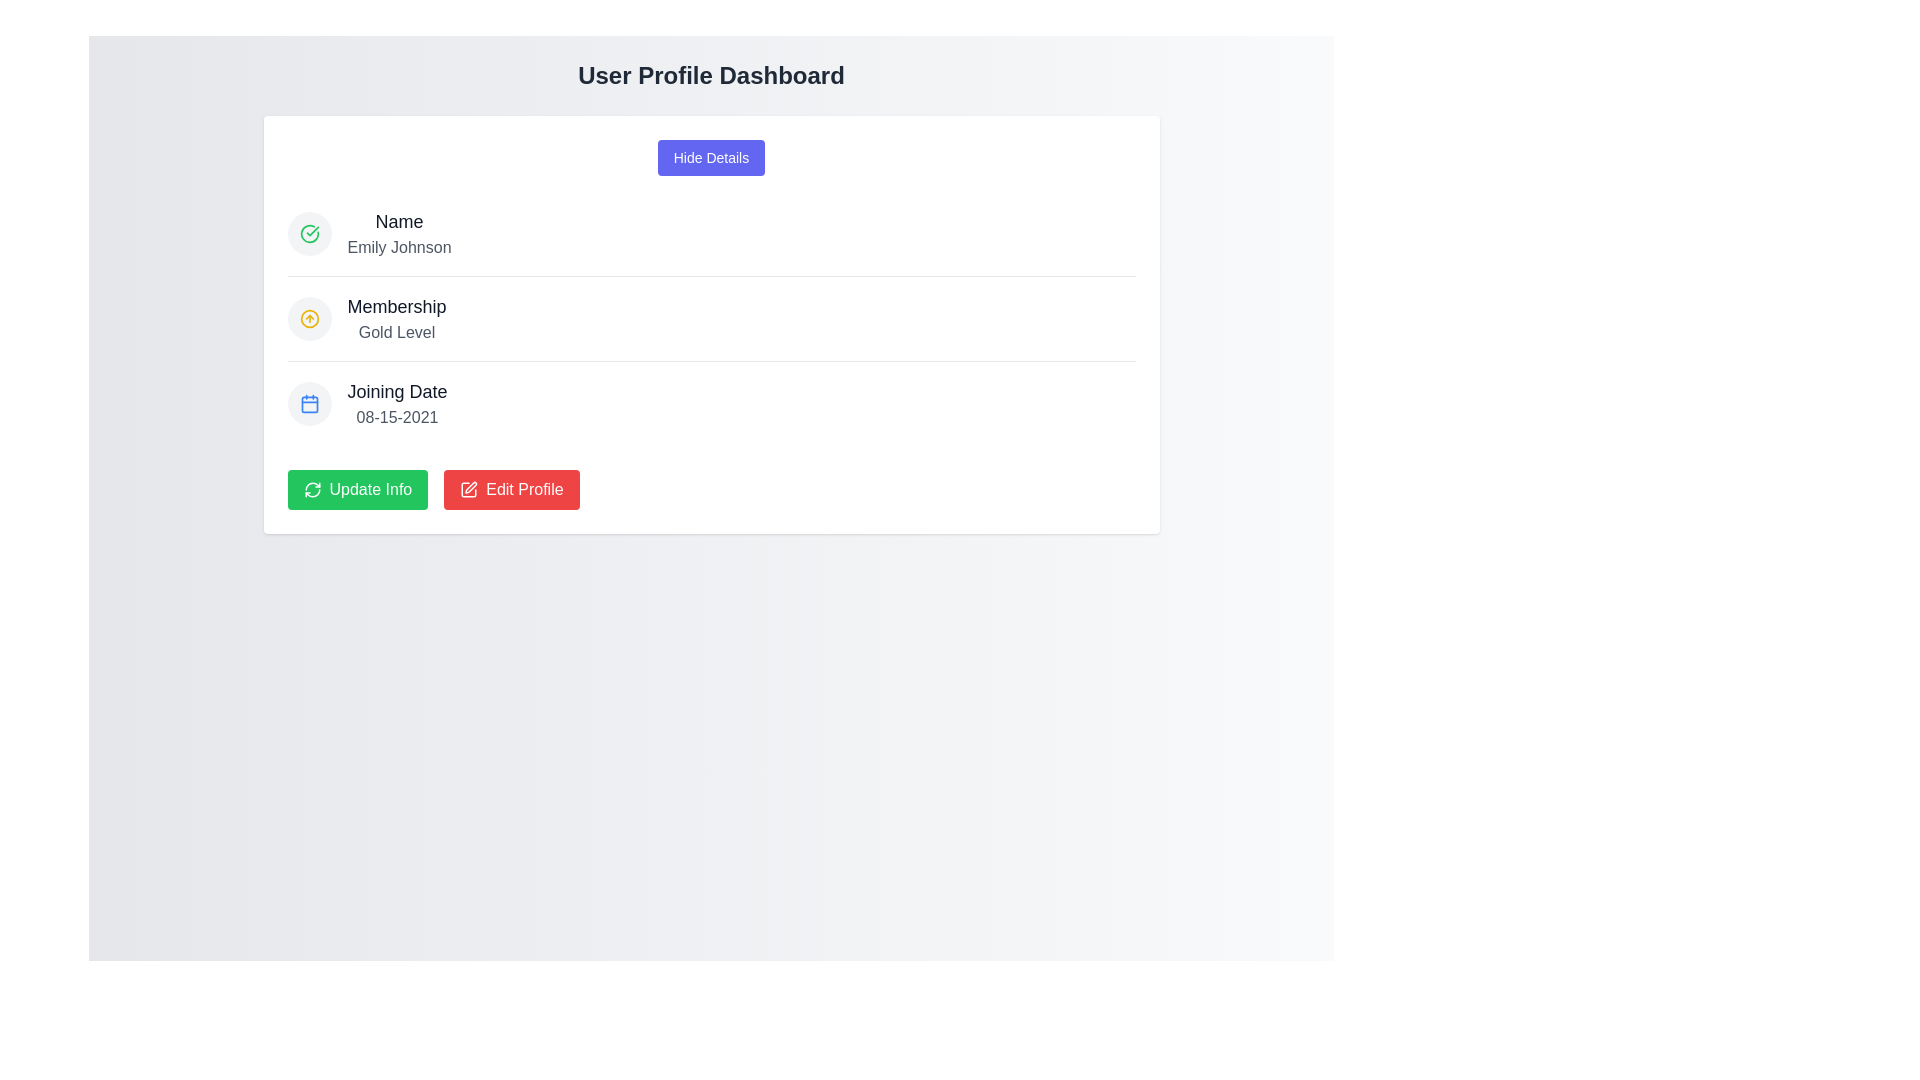  I want to click on the text display pair labeled 'Name' that shows the value 'Emily Johnson', located in the user information section of the interface, so click(399, 233).